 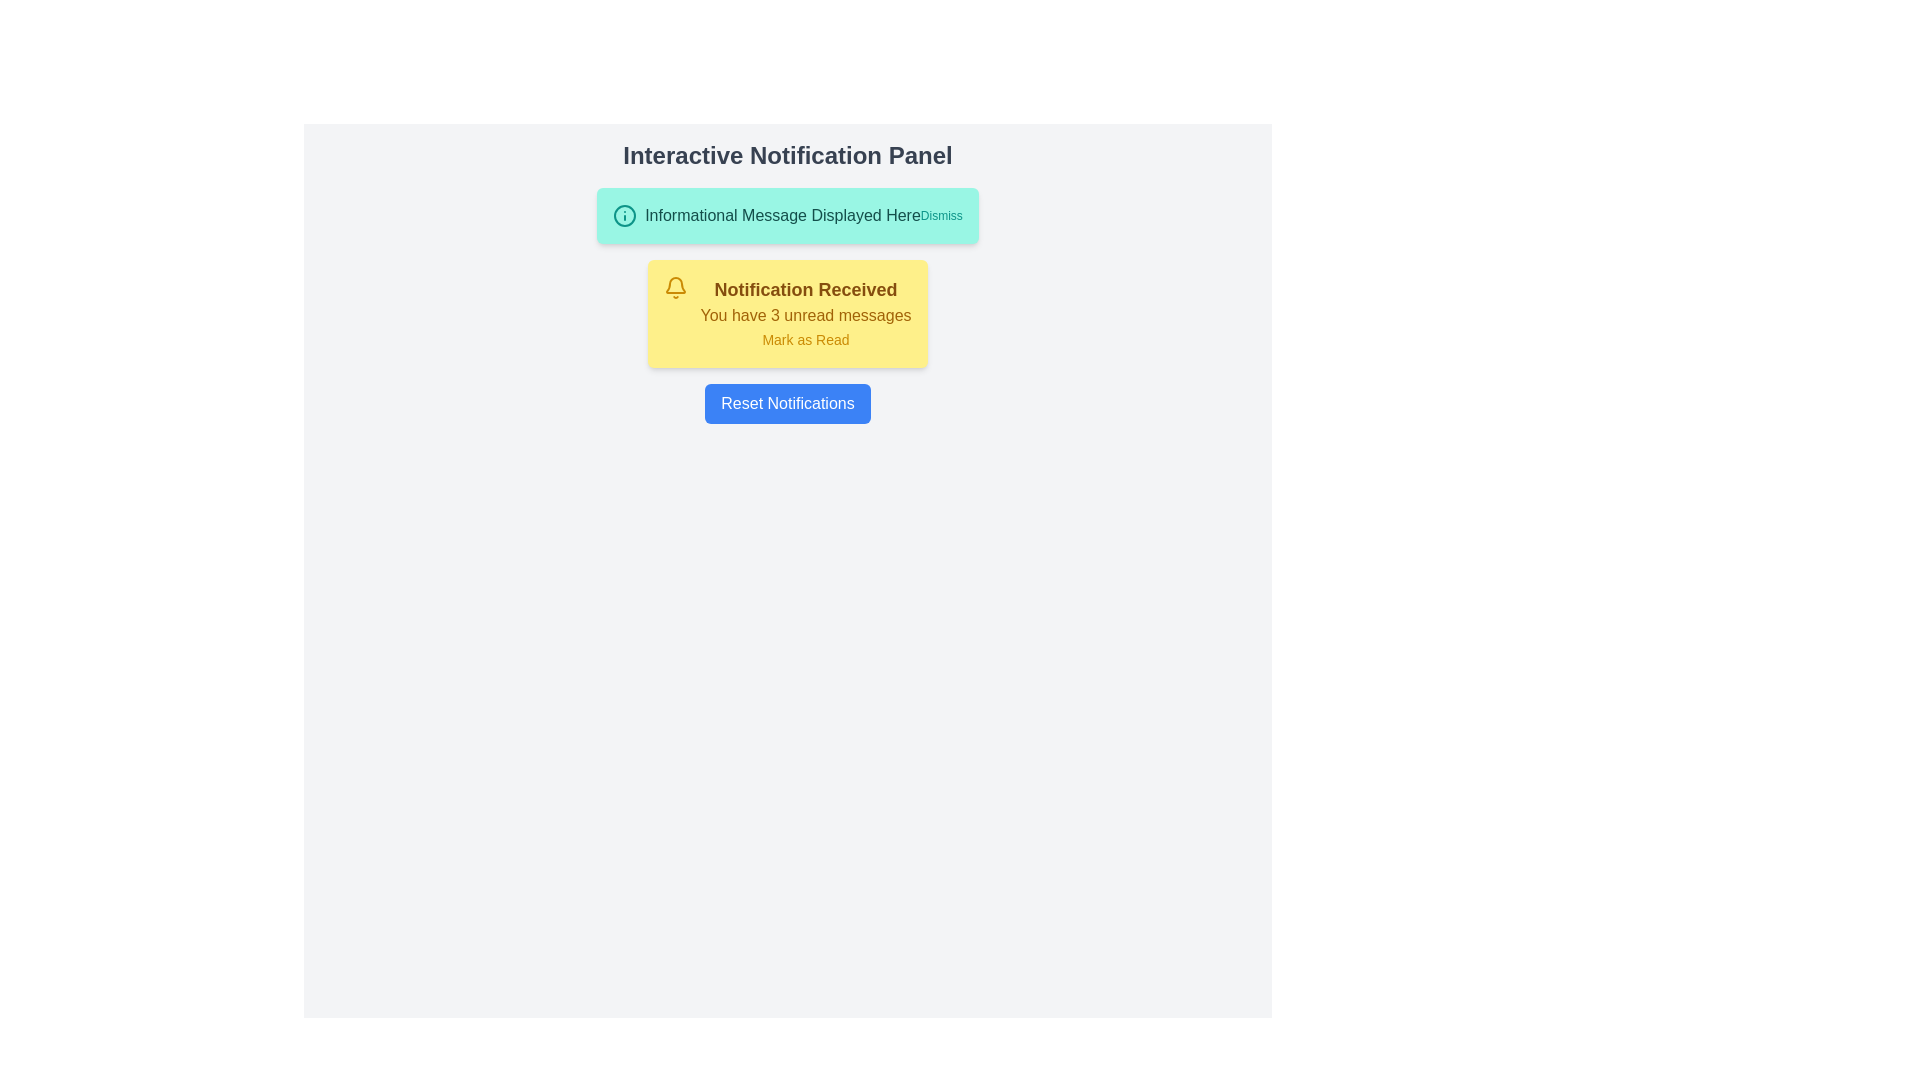 What do you see at coordinates (676, 285) in the screenshot?
I see `the bell-shaped notification icon, which is contained within a yellow notification box and positioned in the upper-middle section of the box` at bounding box center [676, 285].